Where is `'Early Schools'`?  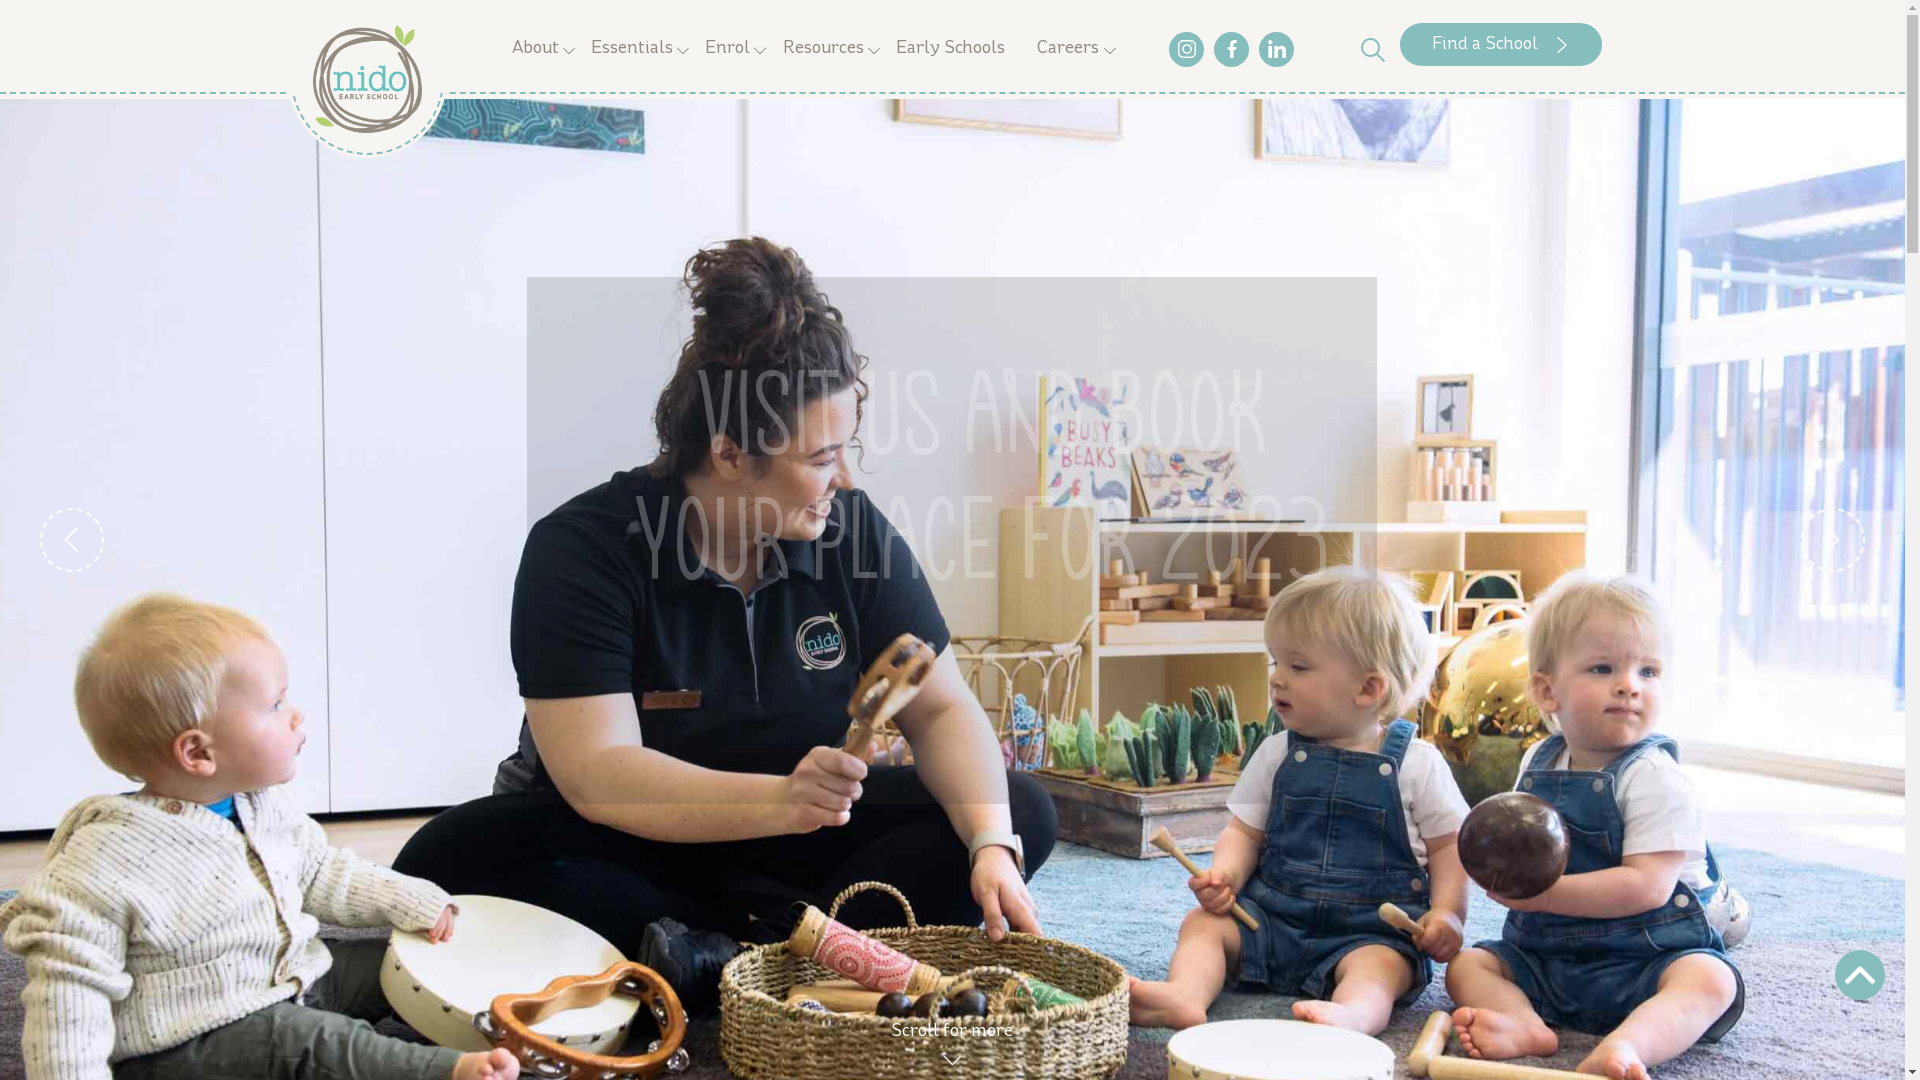 'Early Schools' is located at coordinates (949, 48).